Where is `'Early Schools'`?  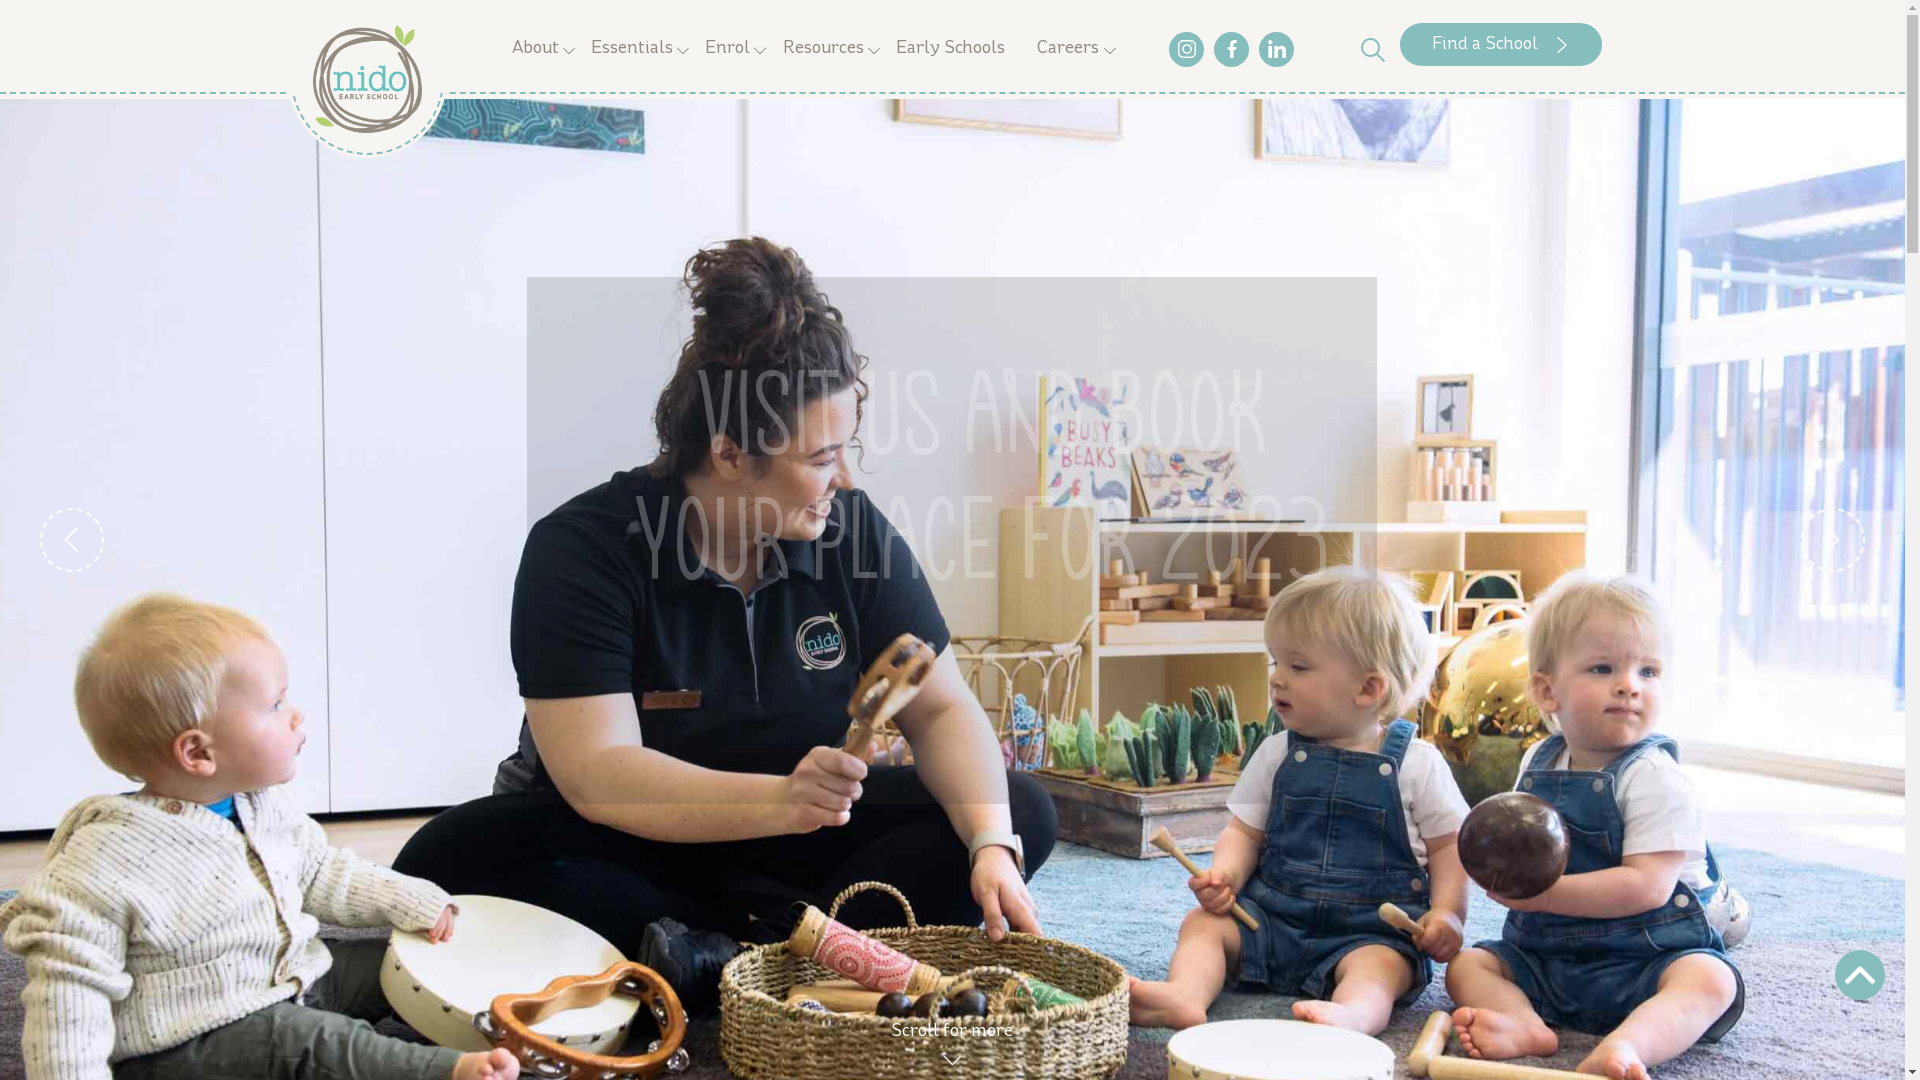 'Early Schools' is located at coordinates (949, 48).